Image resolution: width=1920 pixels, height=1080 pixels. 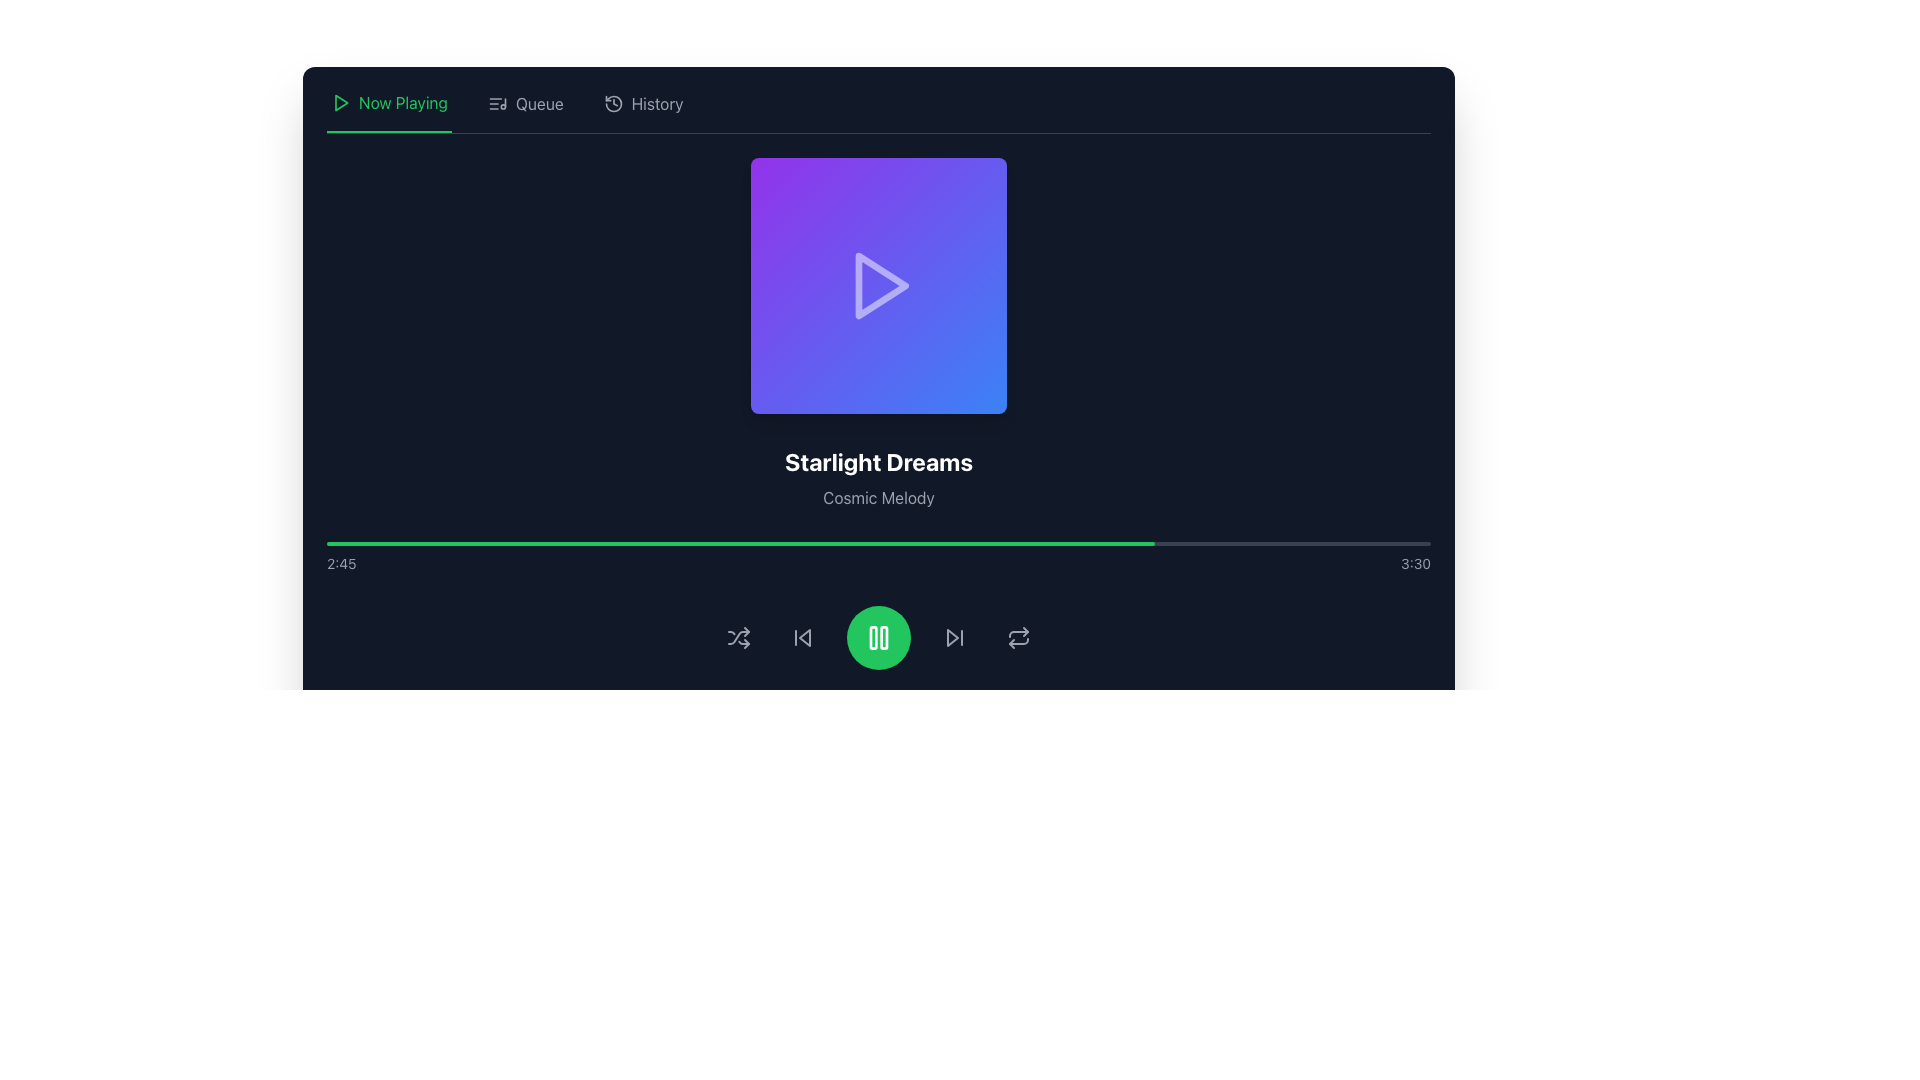 What do you see at coordinates (402, 103) in the screenshot?
I see `the 'Now Playing' text label, which is a bold green font with an underline, located in the top-left corner of the navigation bar` at bounding box center [402, 103].